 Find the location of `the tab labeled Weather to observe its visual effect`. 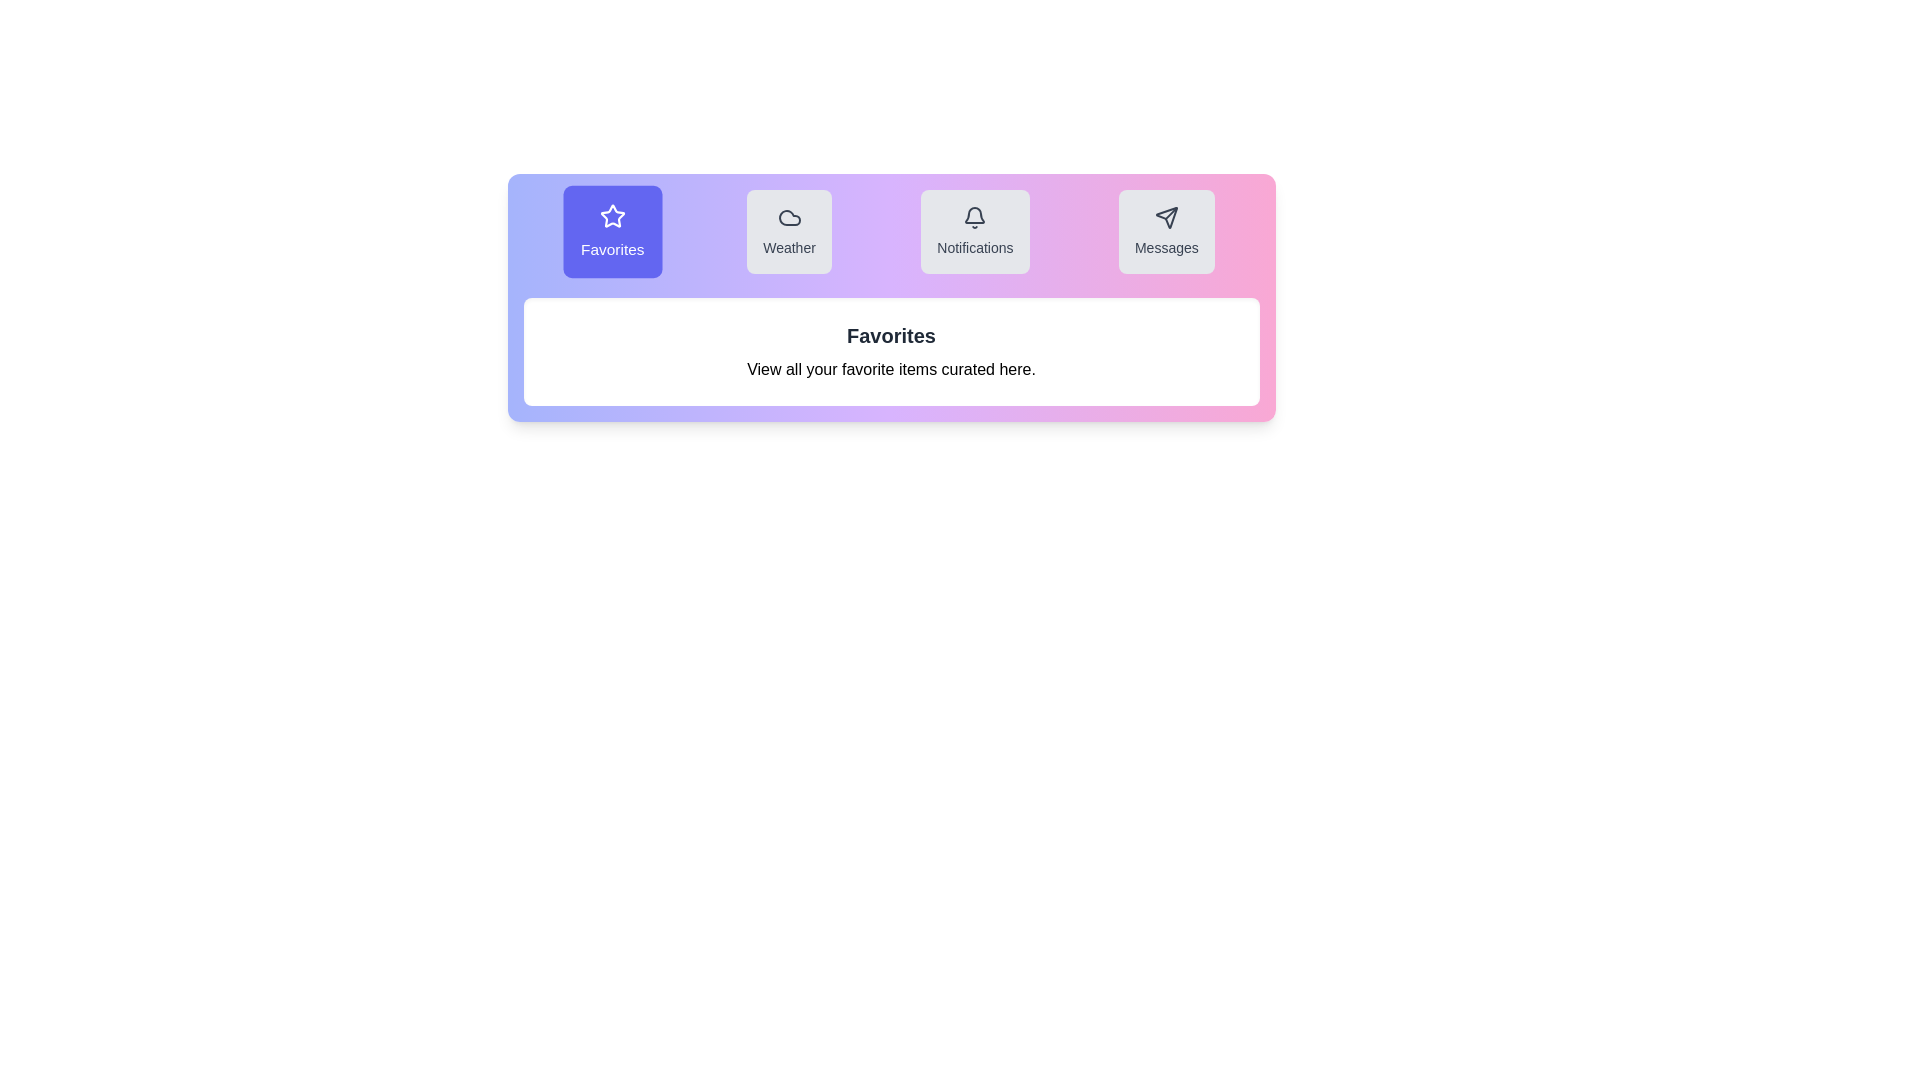

the tab labeled Weather to observe its visual effect is located at coordinates (788, 230).